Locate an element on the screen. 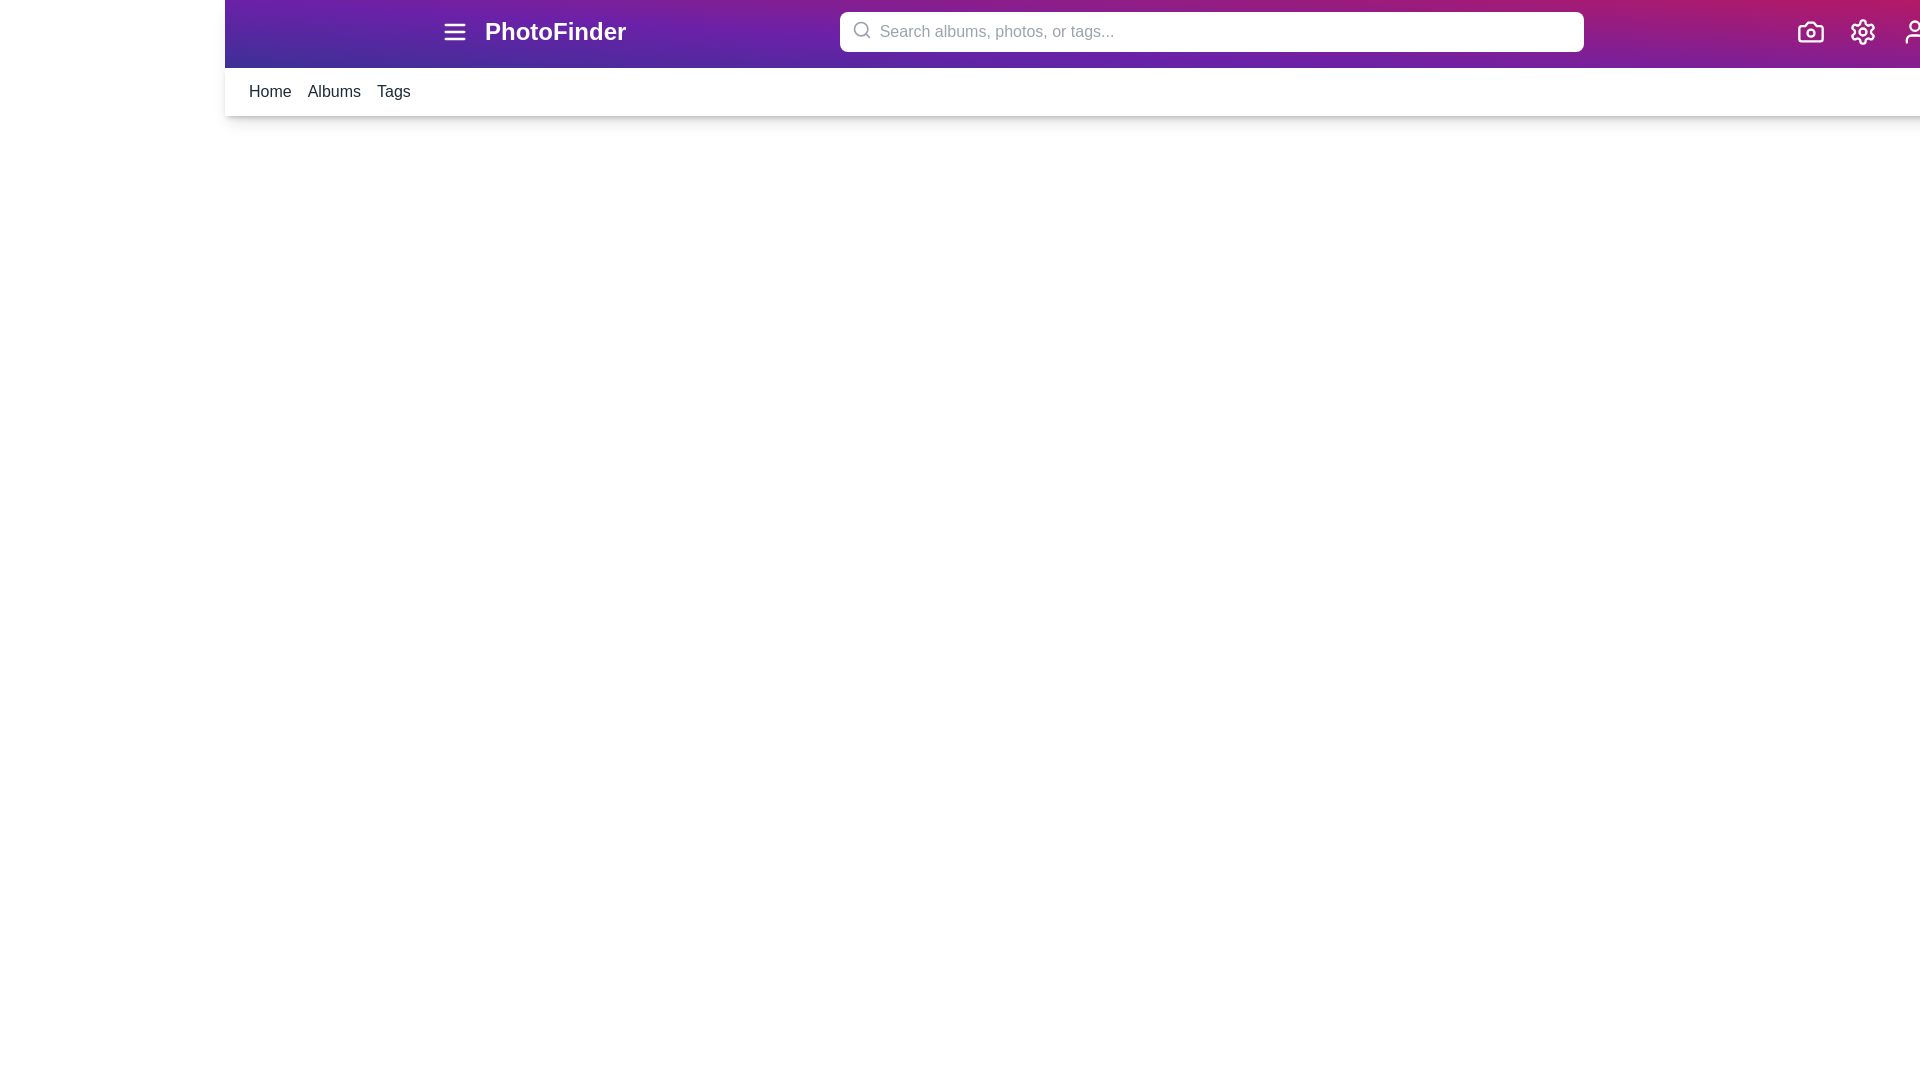 The image size is (1920, 1080). the menu icon to toggle the menu visibility is located at coordinates (454, 31).